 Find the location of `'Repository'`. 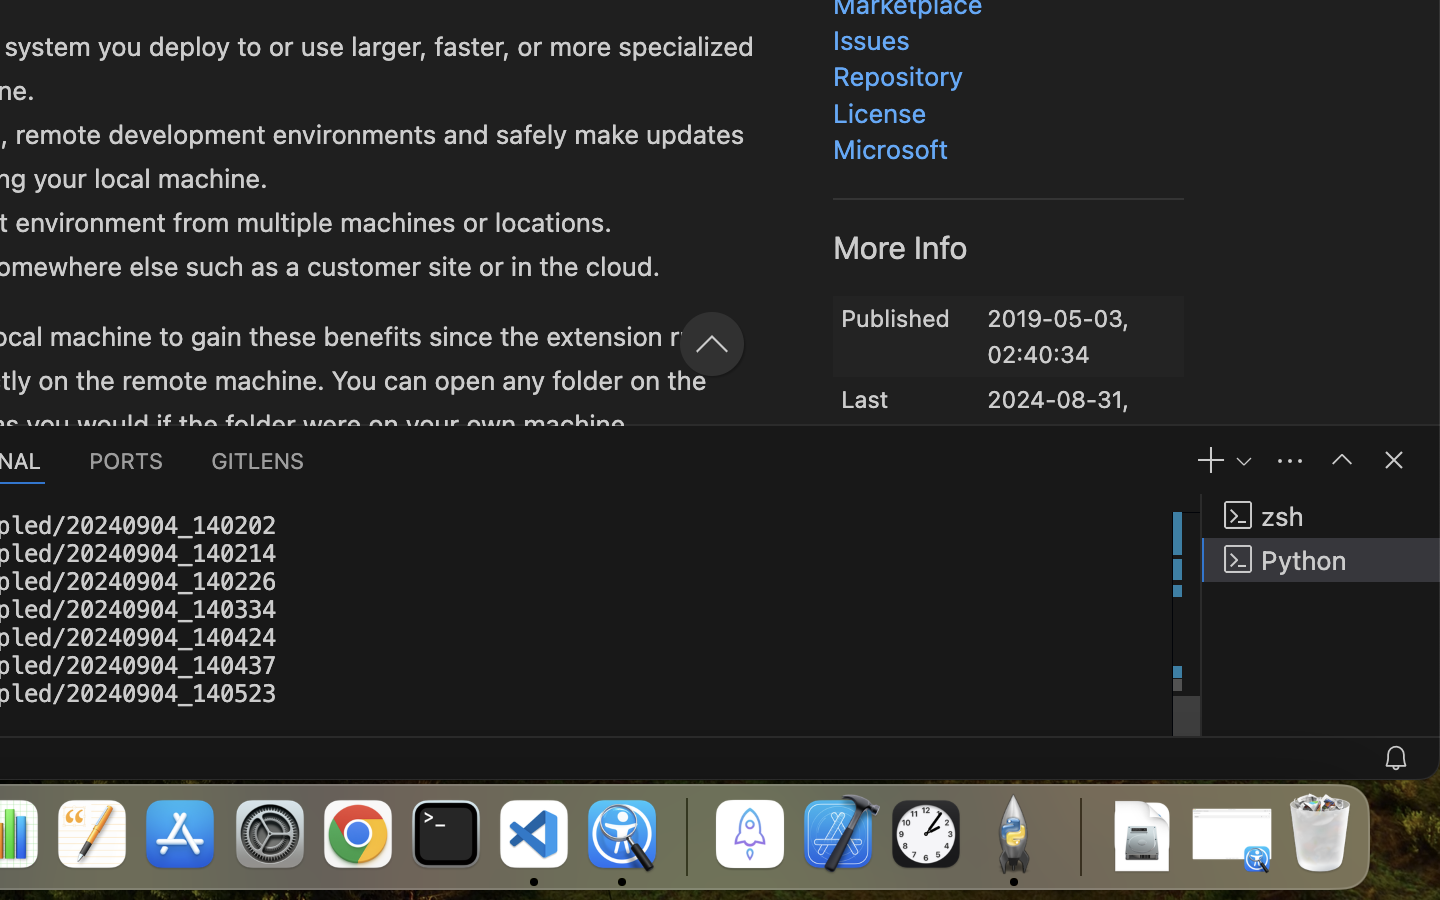

'Repository' is located at coordinates (897, 76).